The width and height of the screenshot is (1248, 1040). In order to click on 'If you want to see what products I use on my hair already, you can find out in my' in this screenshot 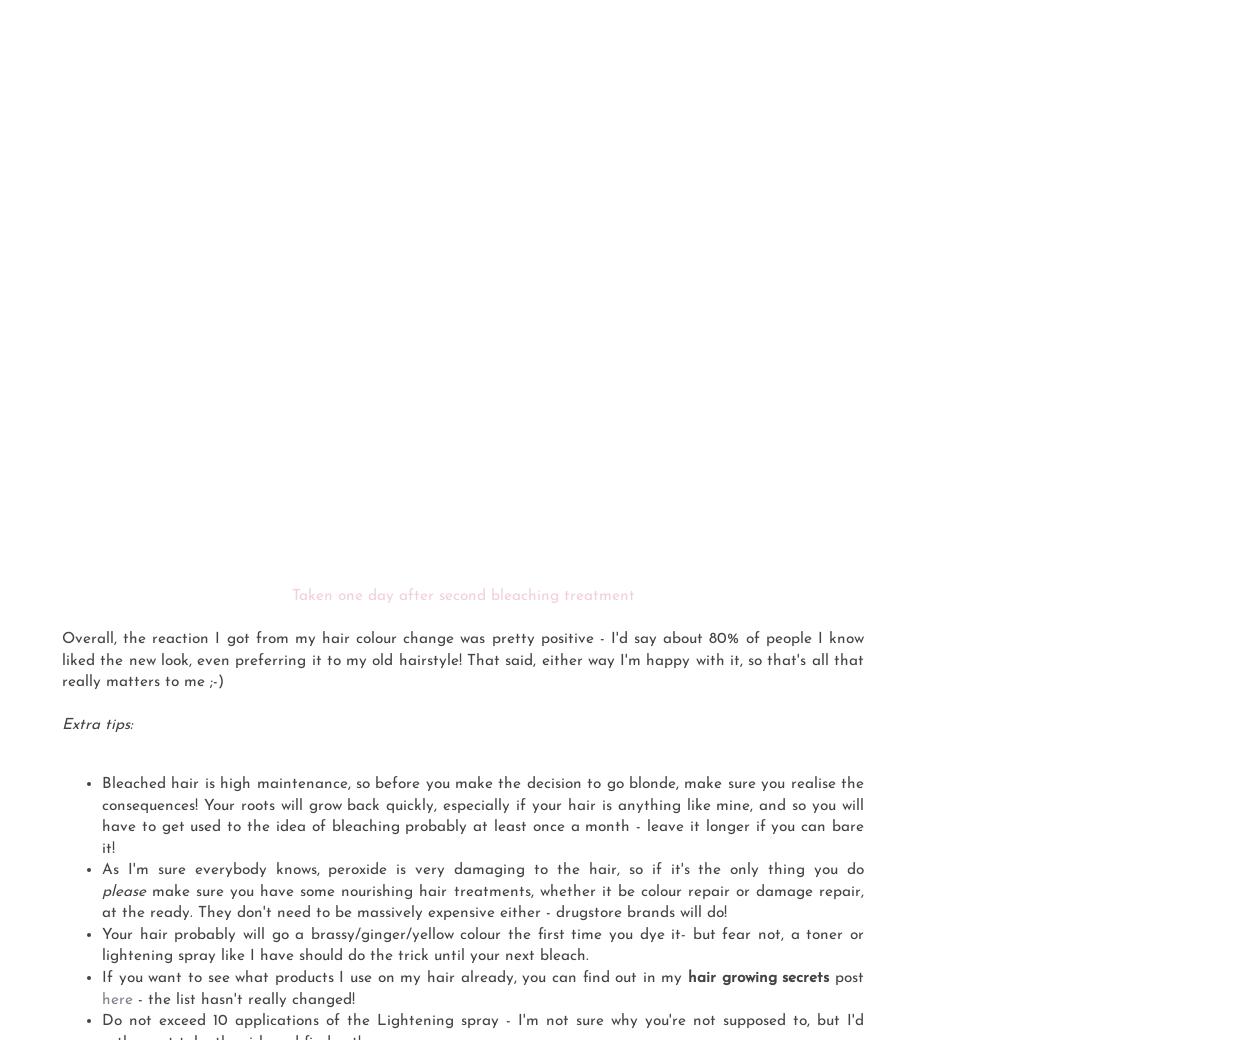, I will do `click(393, 978)`.